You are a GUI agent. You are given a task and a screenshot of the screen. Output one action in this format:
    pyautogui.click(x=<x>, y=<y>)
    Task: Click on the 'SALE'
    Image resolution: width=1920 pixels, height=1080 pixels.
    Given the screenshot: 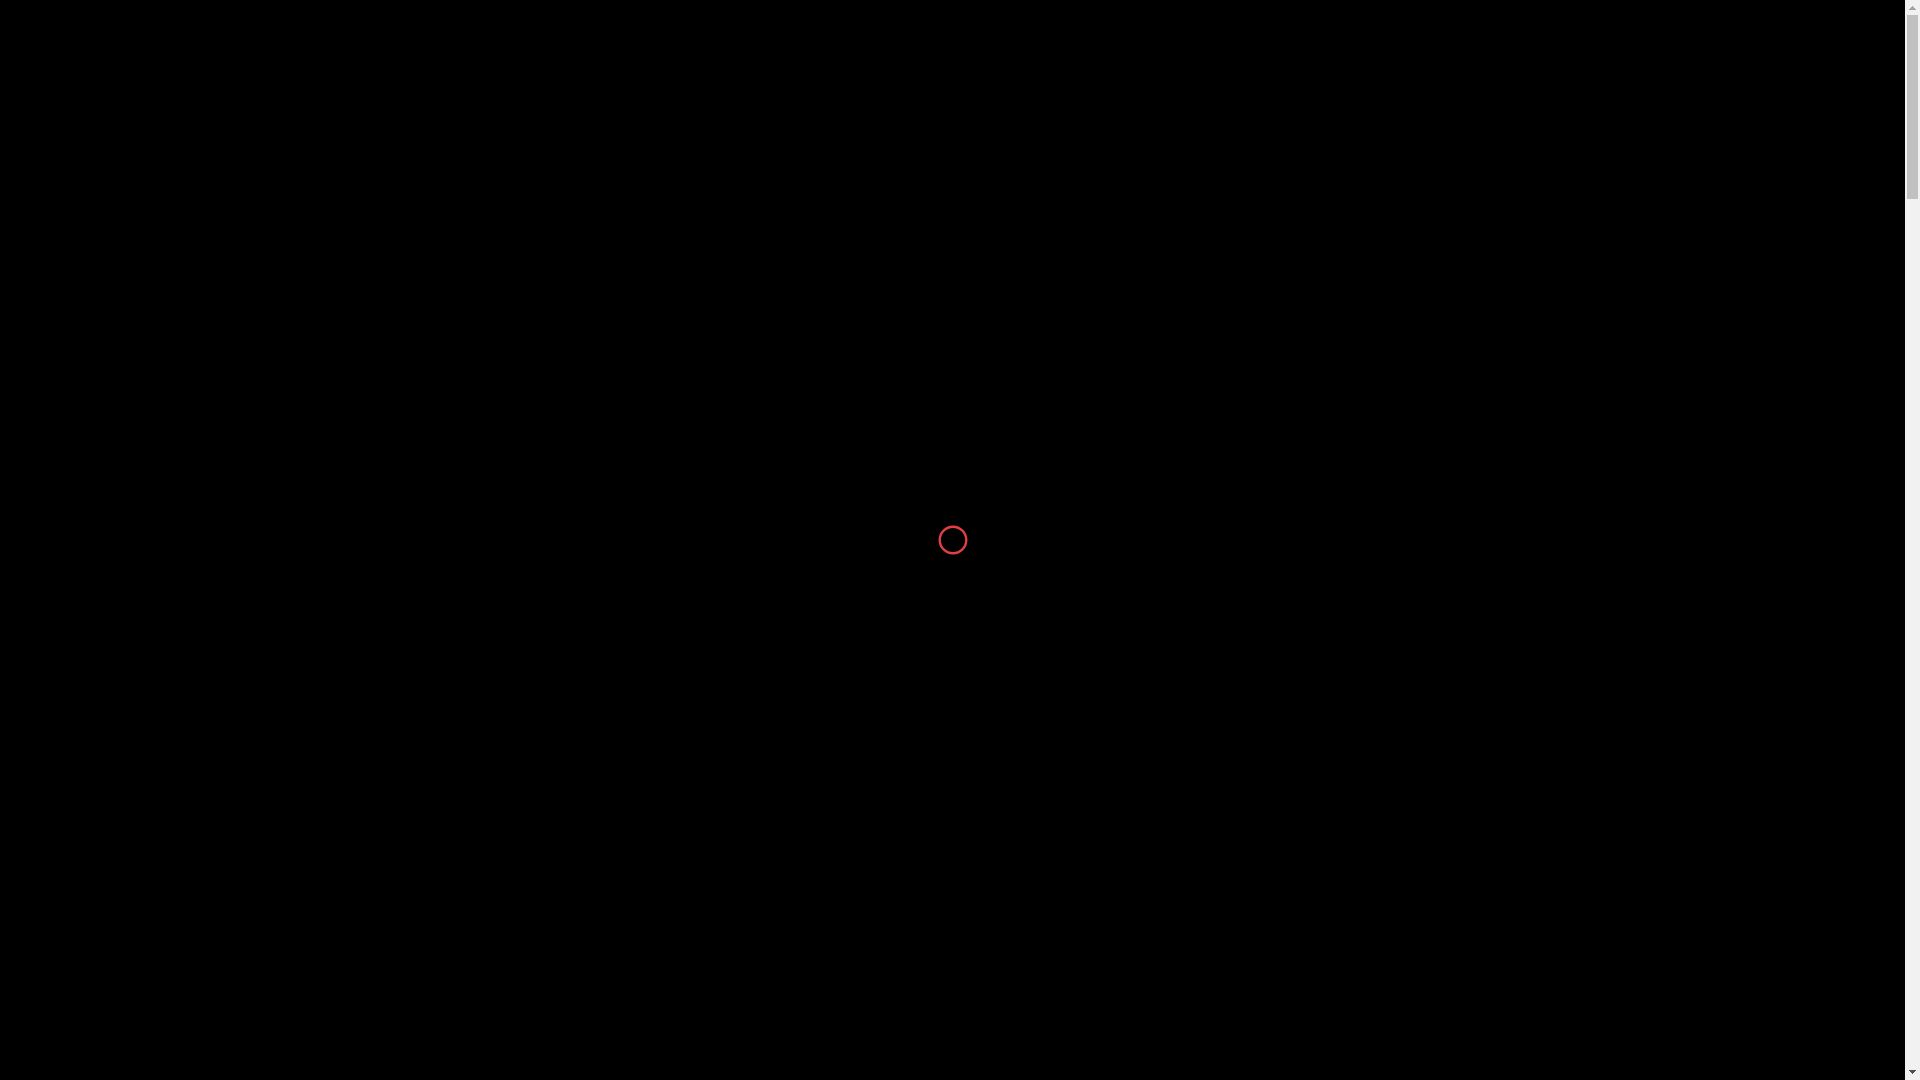 What is the action you would take?
    pyautogui.click(x=860, y=67)
    